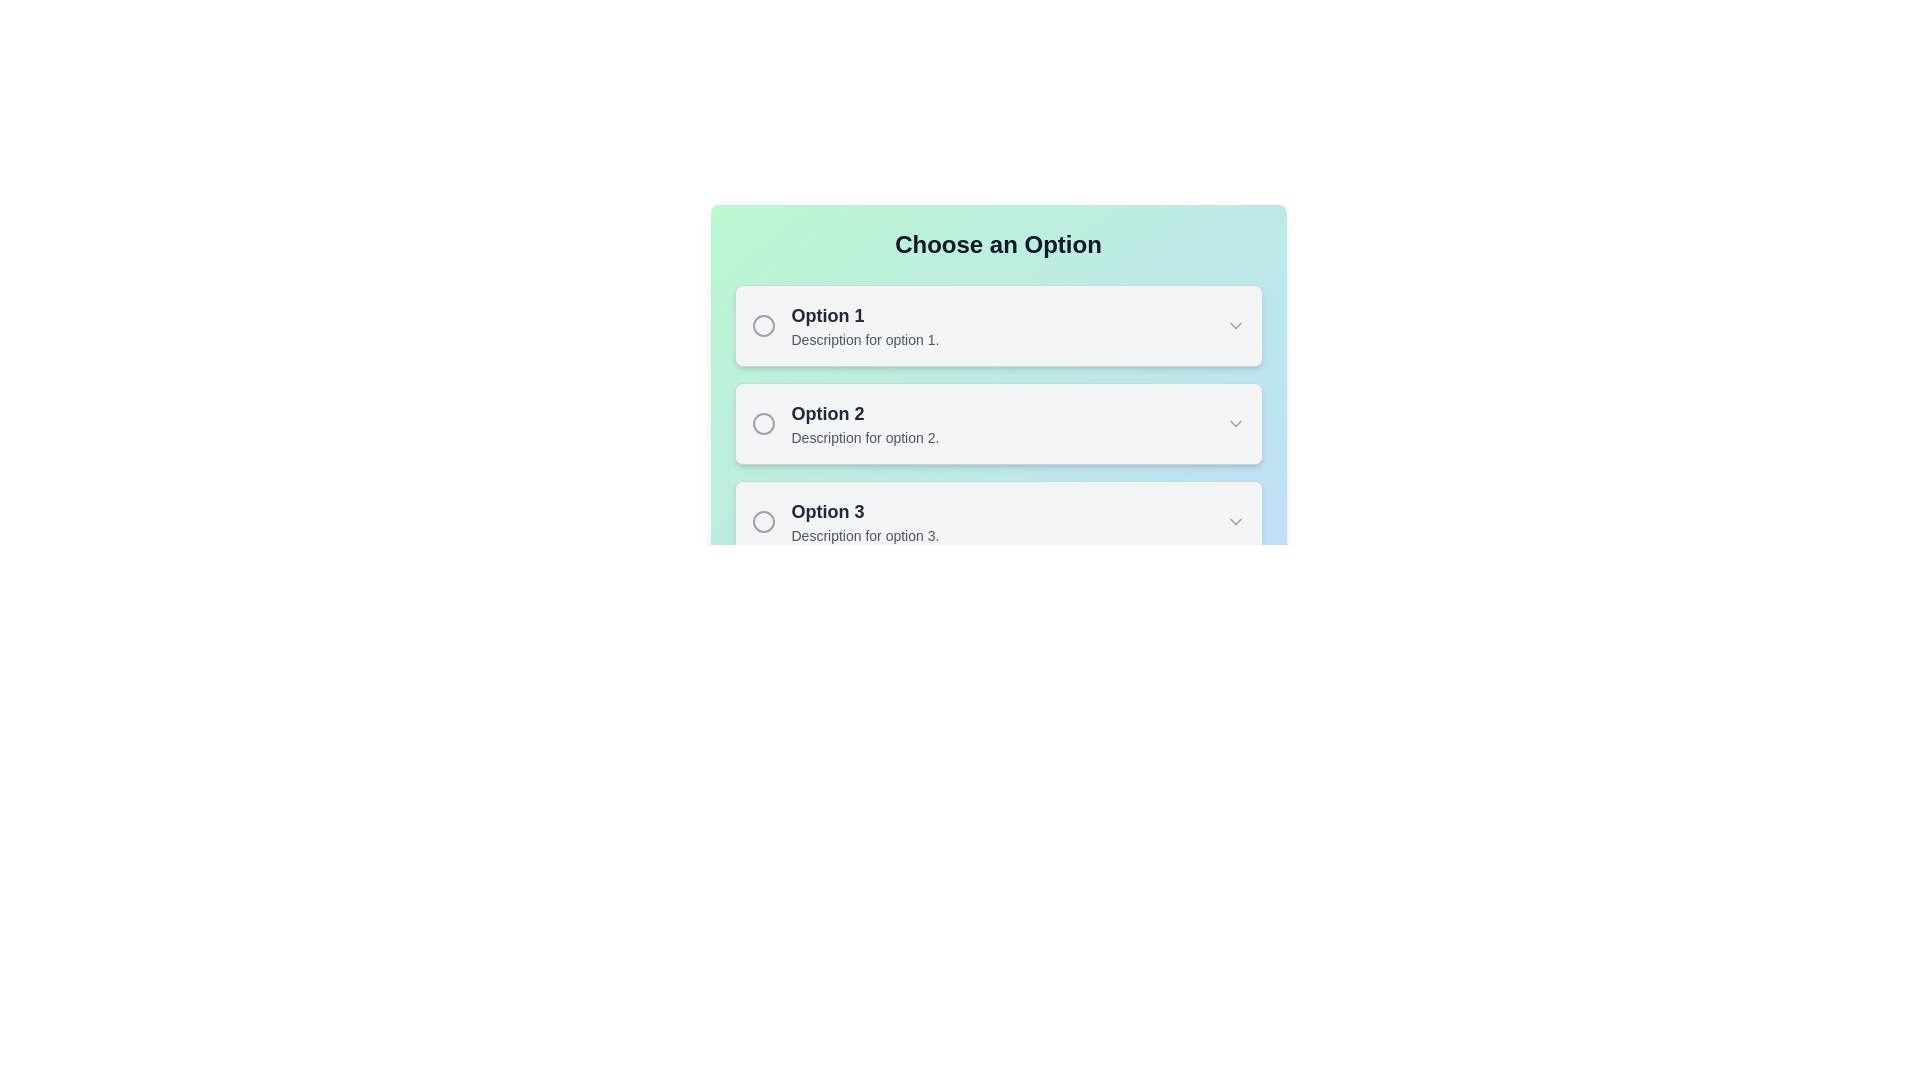 The width and height of the screenshot is (1920, 1080). Describe the element at coordinates (865, 520) in the screenshot. I see `text contents of the text label displaying 'Option 3' and its description 'Description for option 3.'` at that location.